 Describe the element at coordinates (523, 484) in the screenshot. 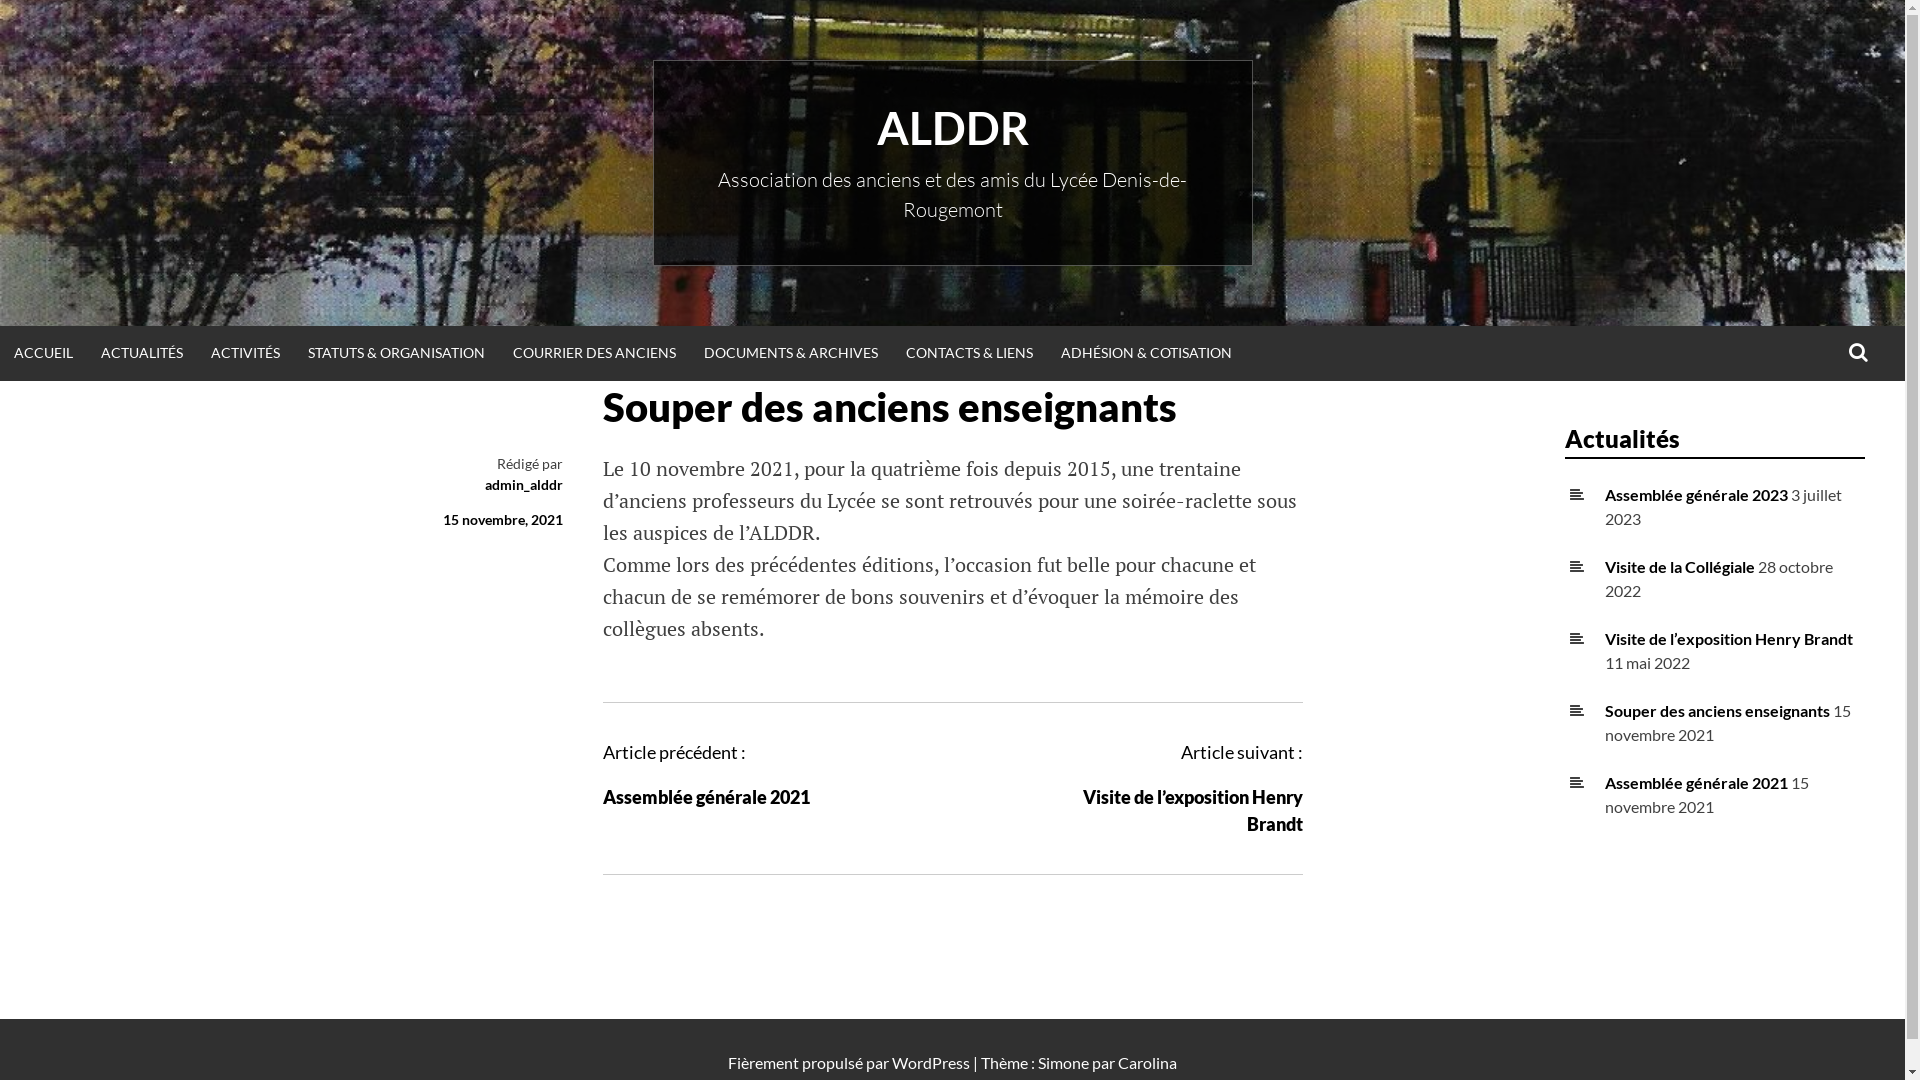

I see `'admin_alddr'` at that location.